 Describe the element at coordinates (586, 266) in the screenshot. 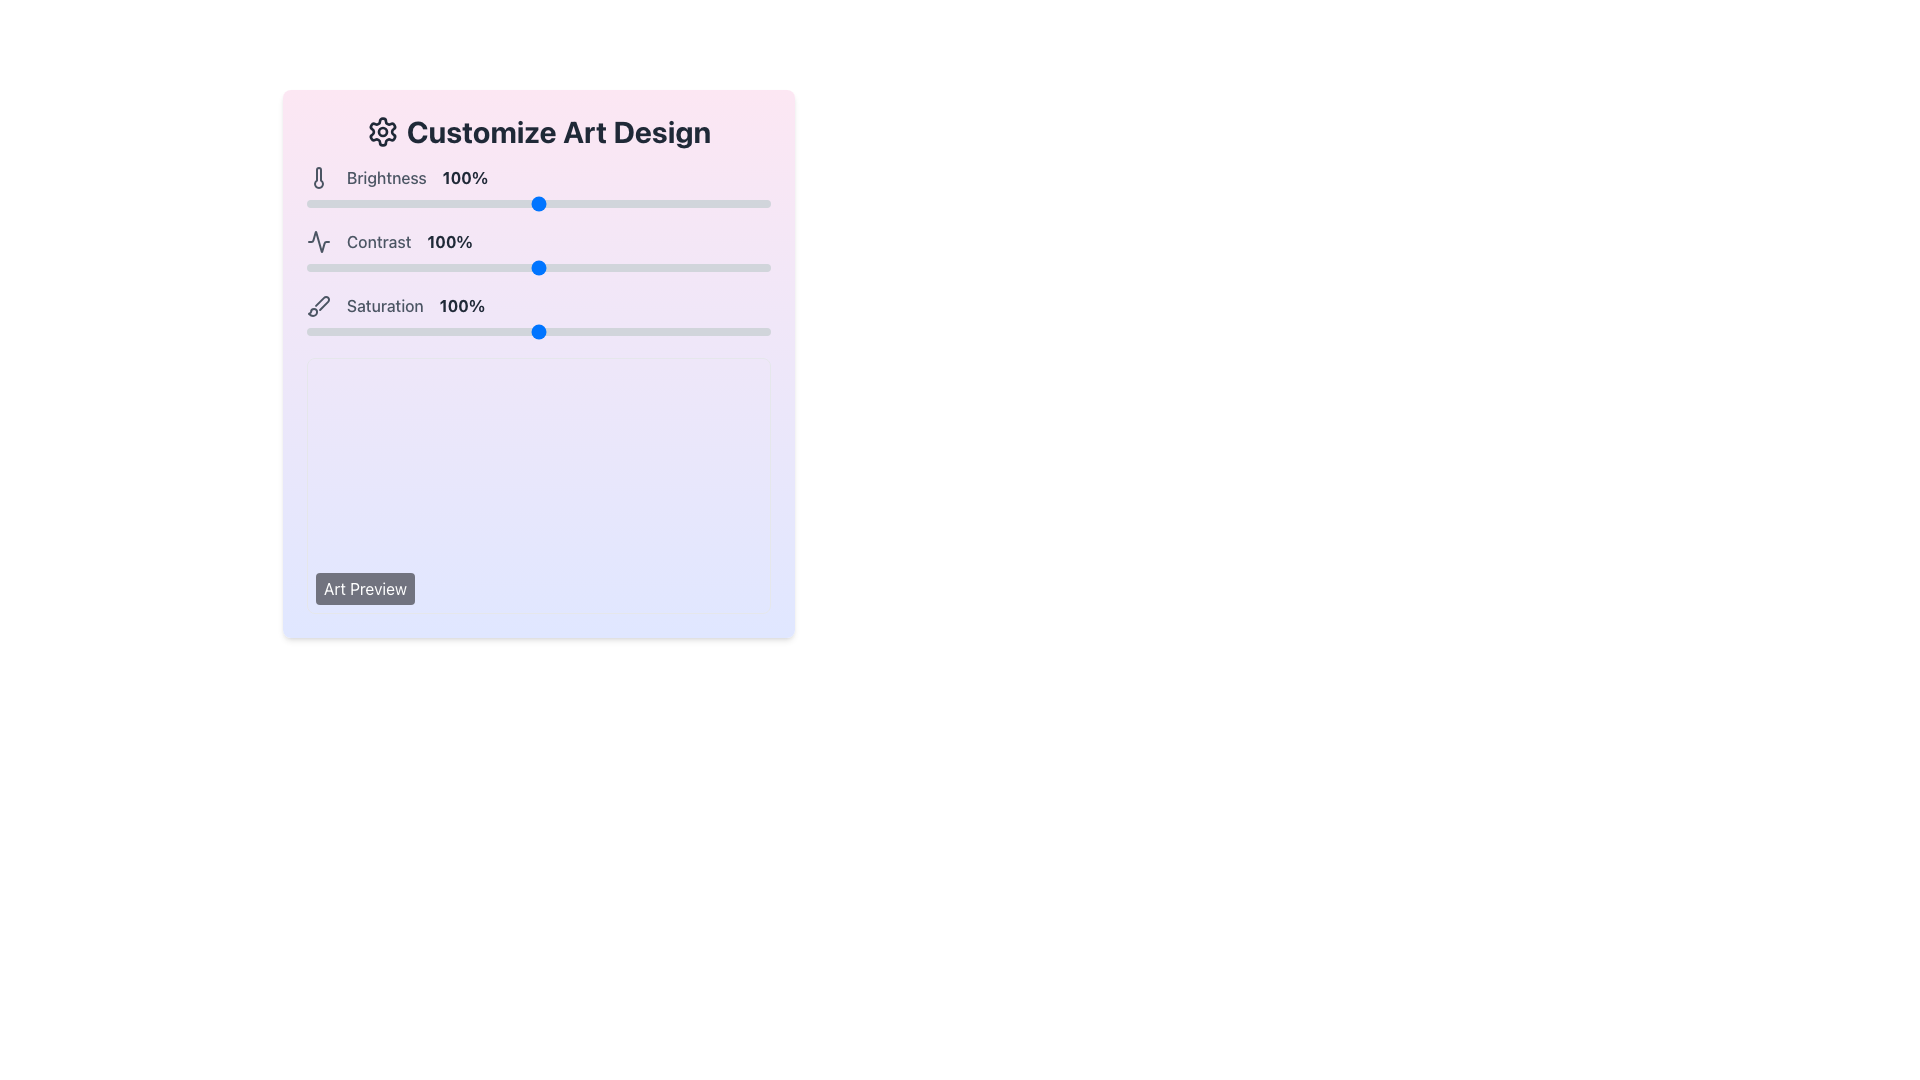

I see `contrast` at that location.